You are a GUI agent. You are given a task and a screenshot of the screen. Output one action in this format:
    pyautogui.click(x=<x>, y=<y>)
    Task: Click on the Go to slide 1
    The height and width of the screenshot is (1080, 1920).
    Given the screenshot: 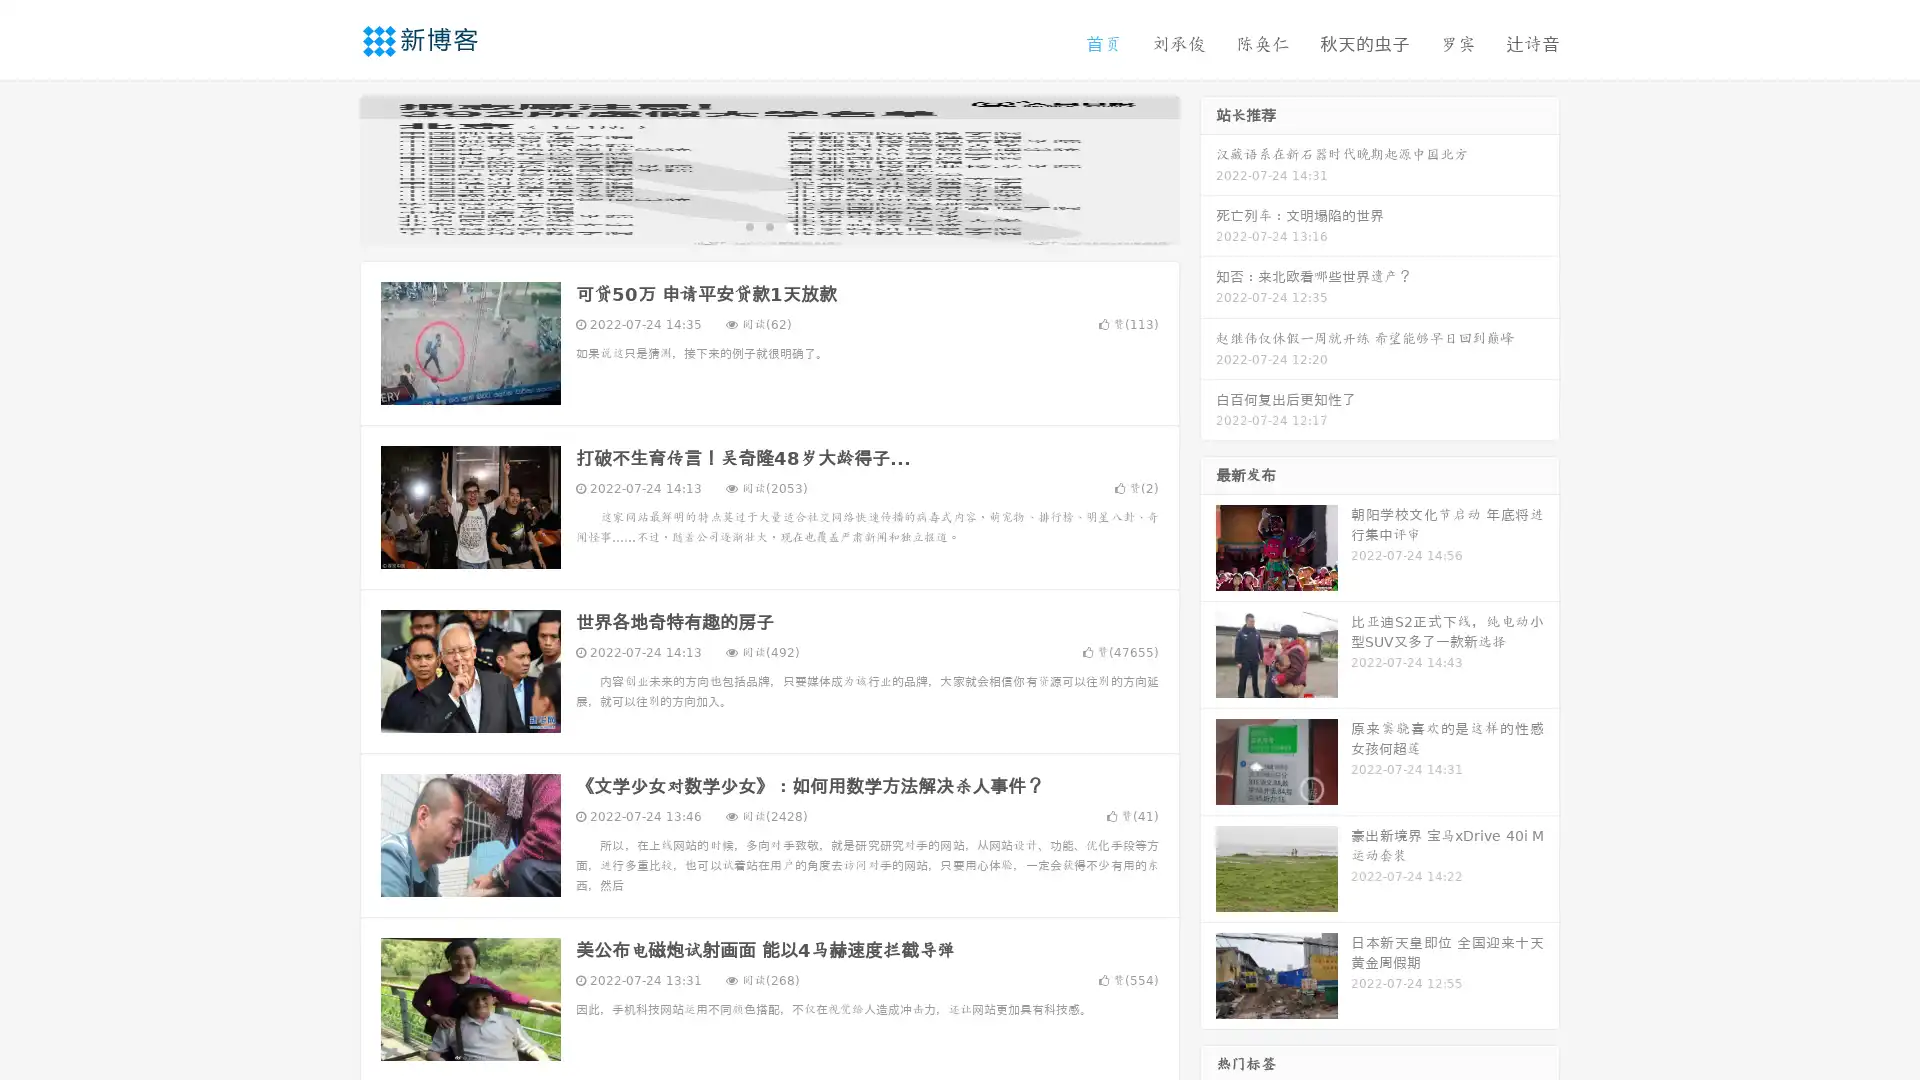 What is the action you would take?
    pyautogui.click(x=748, y=225)
    